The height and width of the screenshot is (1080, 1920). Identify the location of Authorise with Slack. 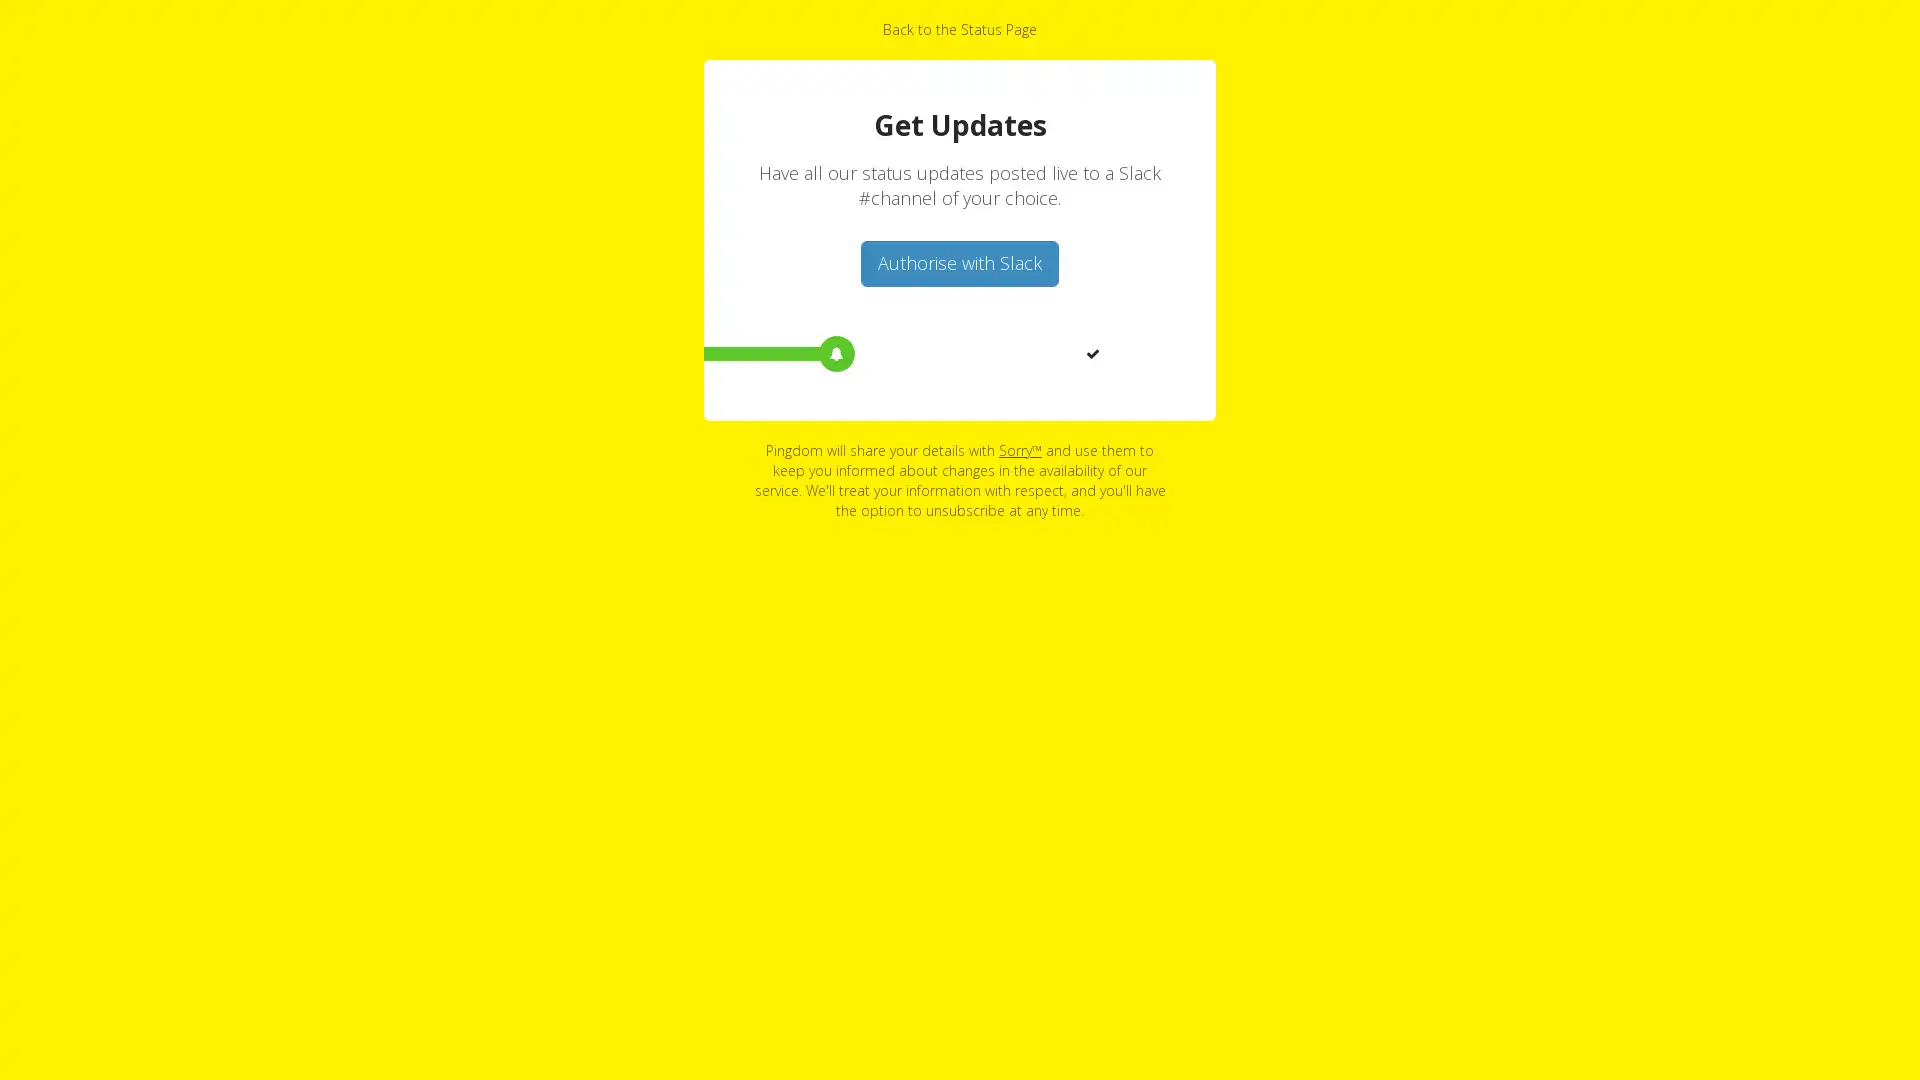
(960, 262).